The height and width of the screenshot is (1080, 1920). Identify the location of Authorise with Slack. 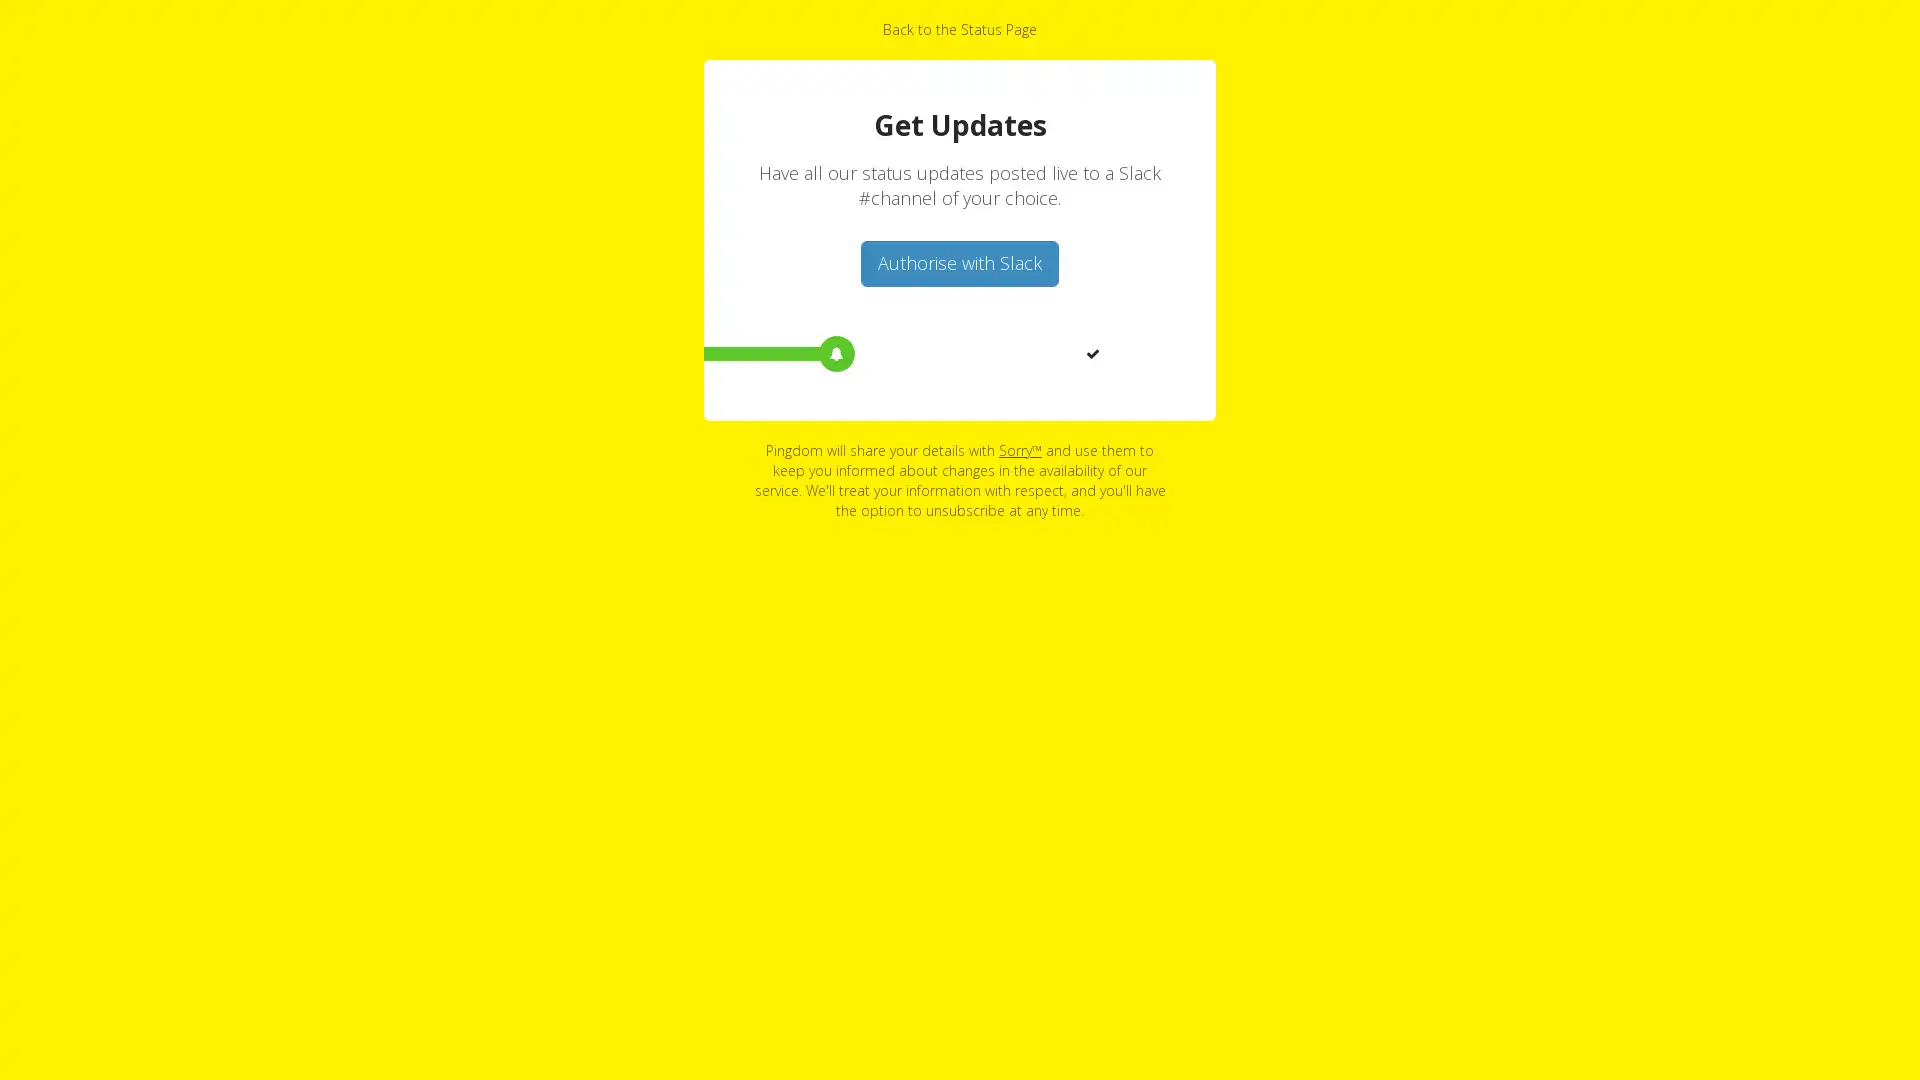
(960, 262).